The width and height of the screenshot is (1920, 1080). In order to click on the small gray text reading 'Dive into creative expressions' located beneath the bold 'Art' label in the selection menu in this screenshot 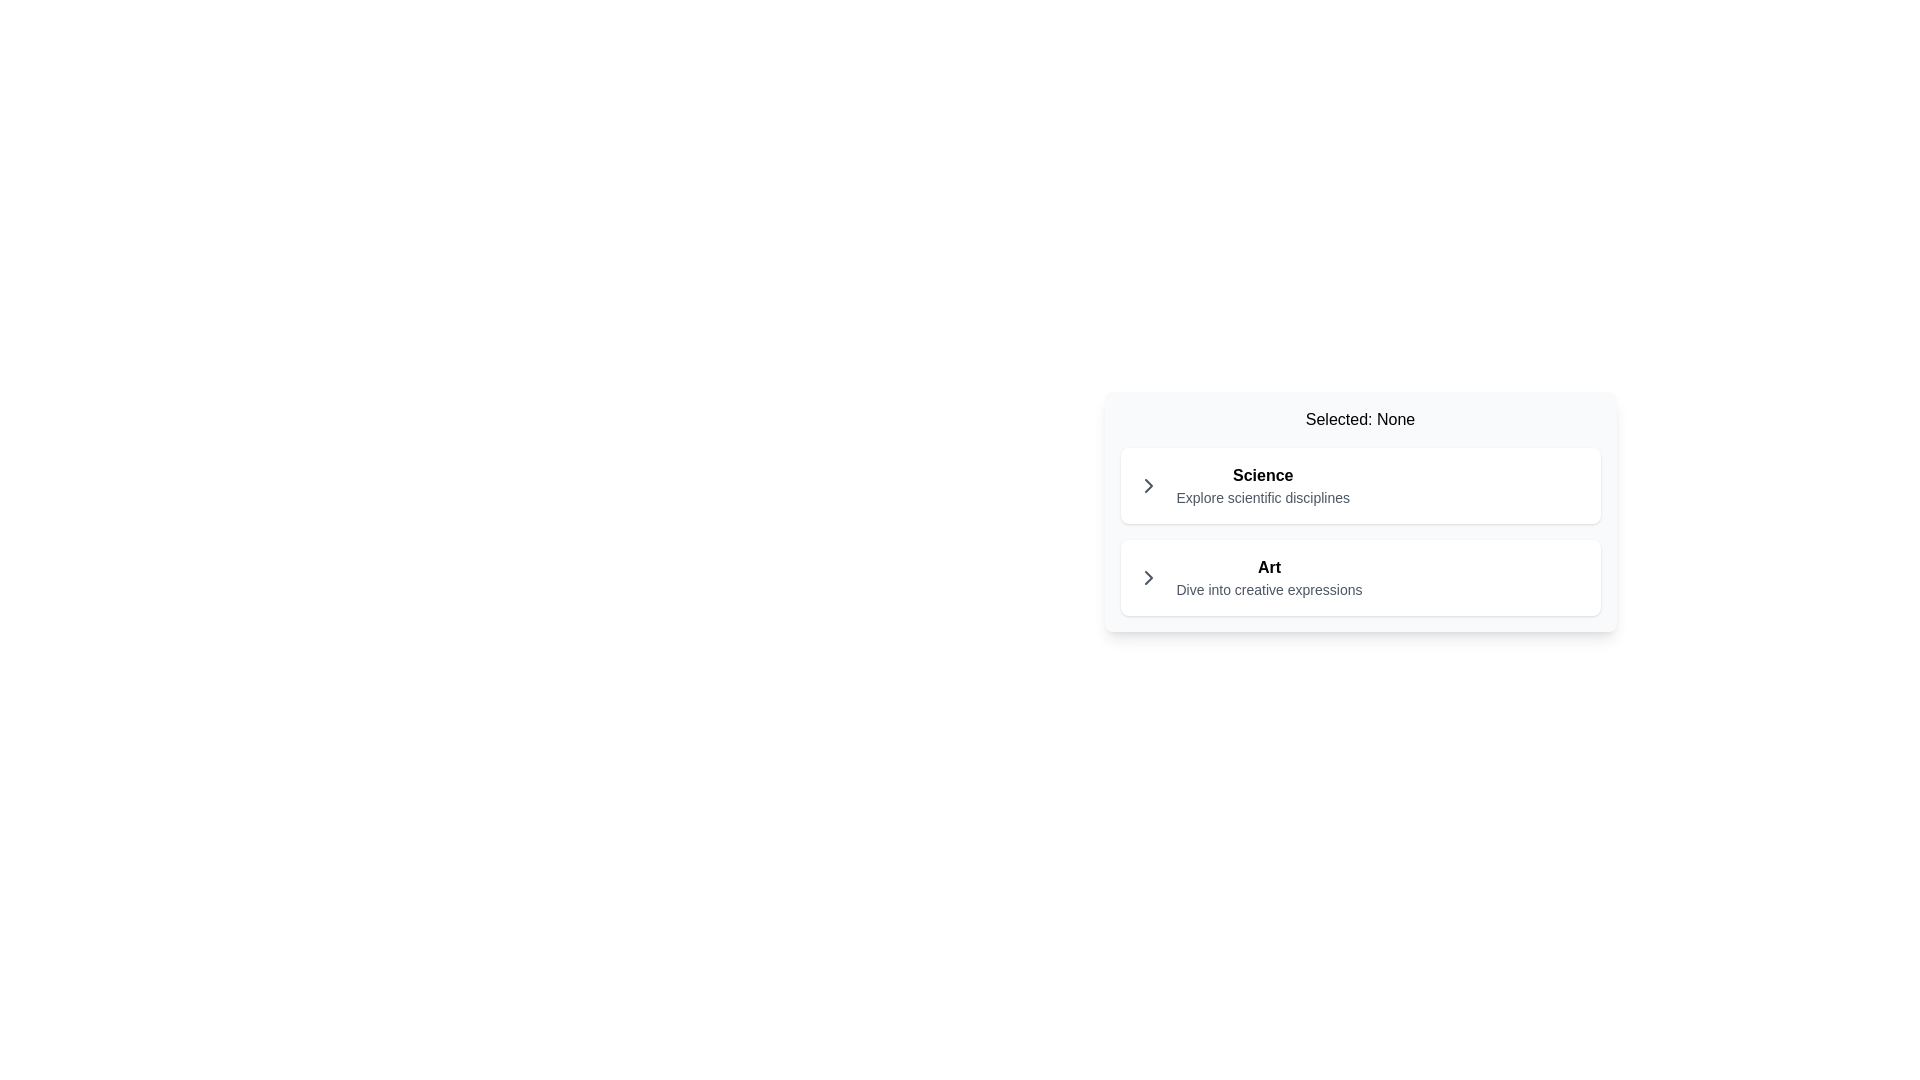, I will do `click(1268, 589)`.